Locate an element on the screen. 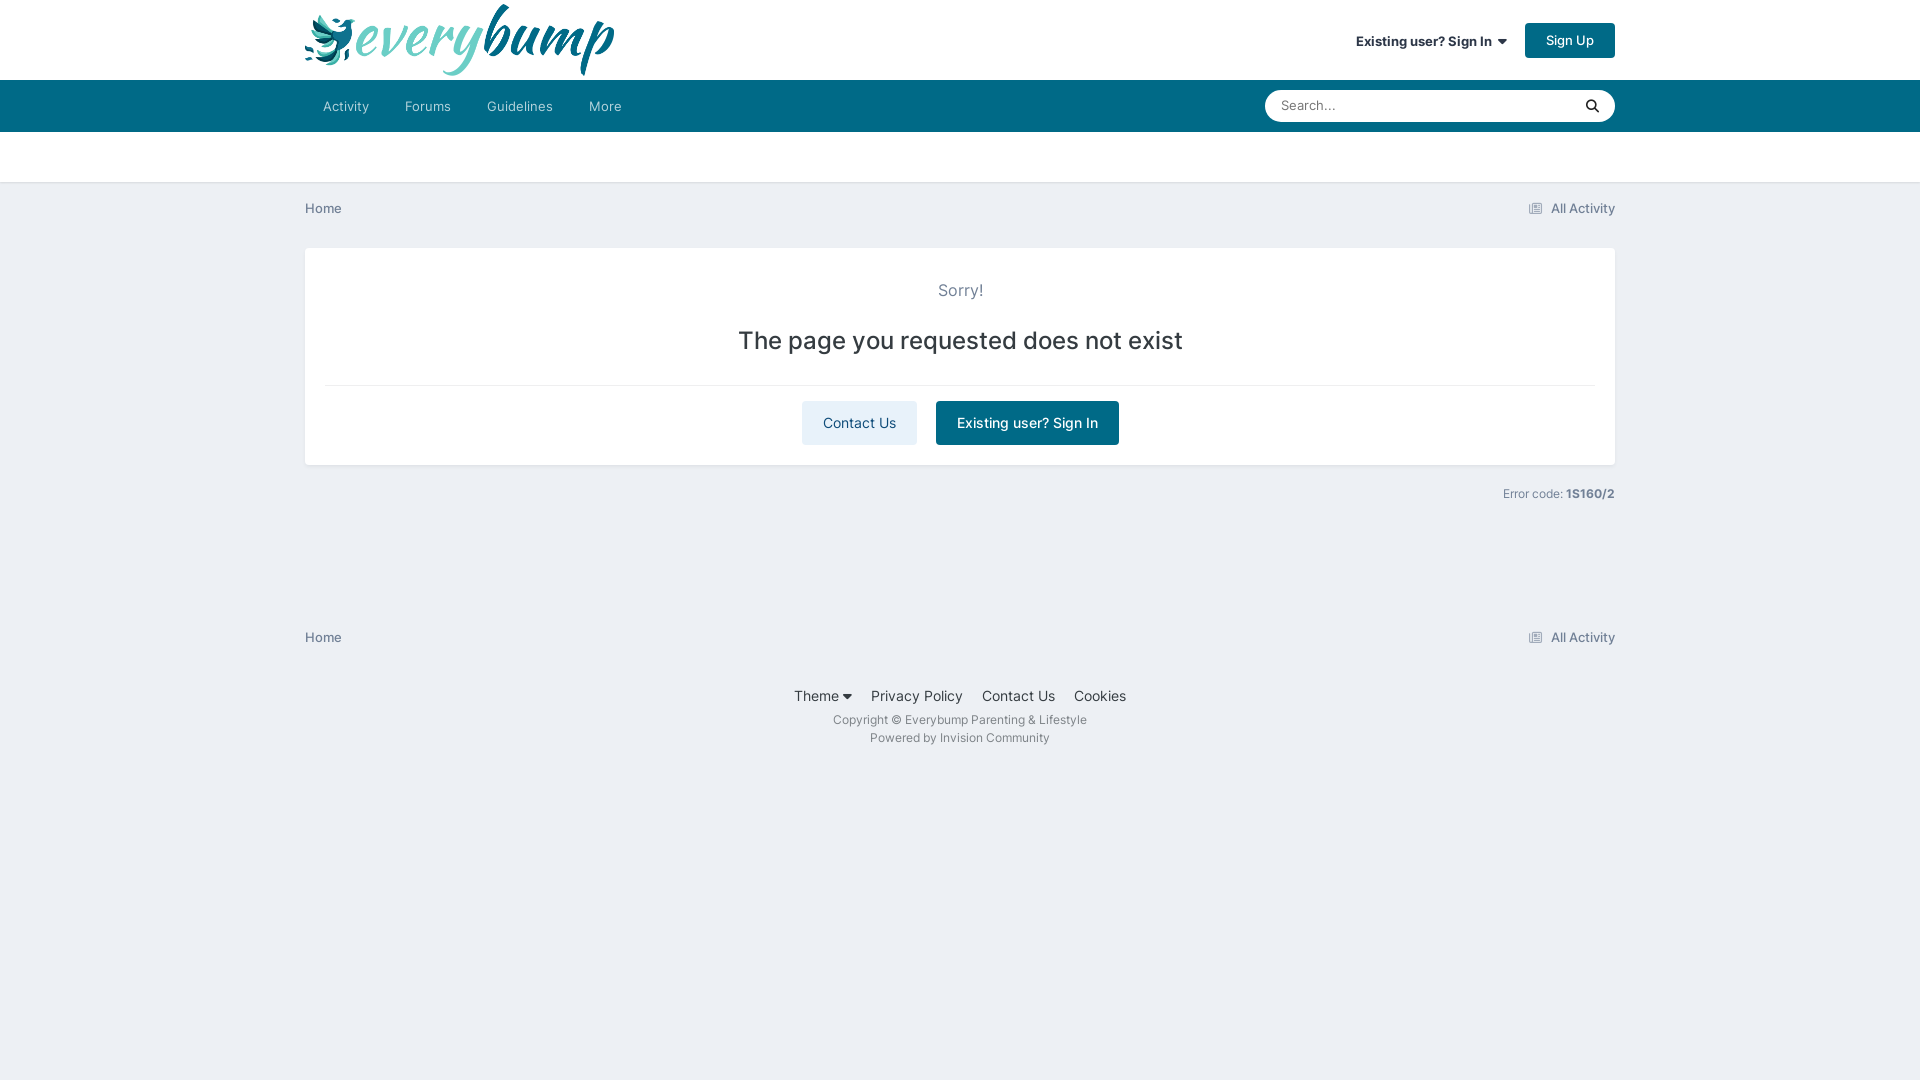 The image size is (1920, 1080). 'All Activity' is located at coordinates (1567, 636).